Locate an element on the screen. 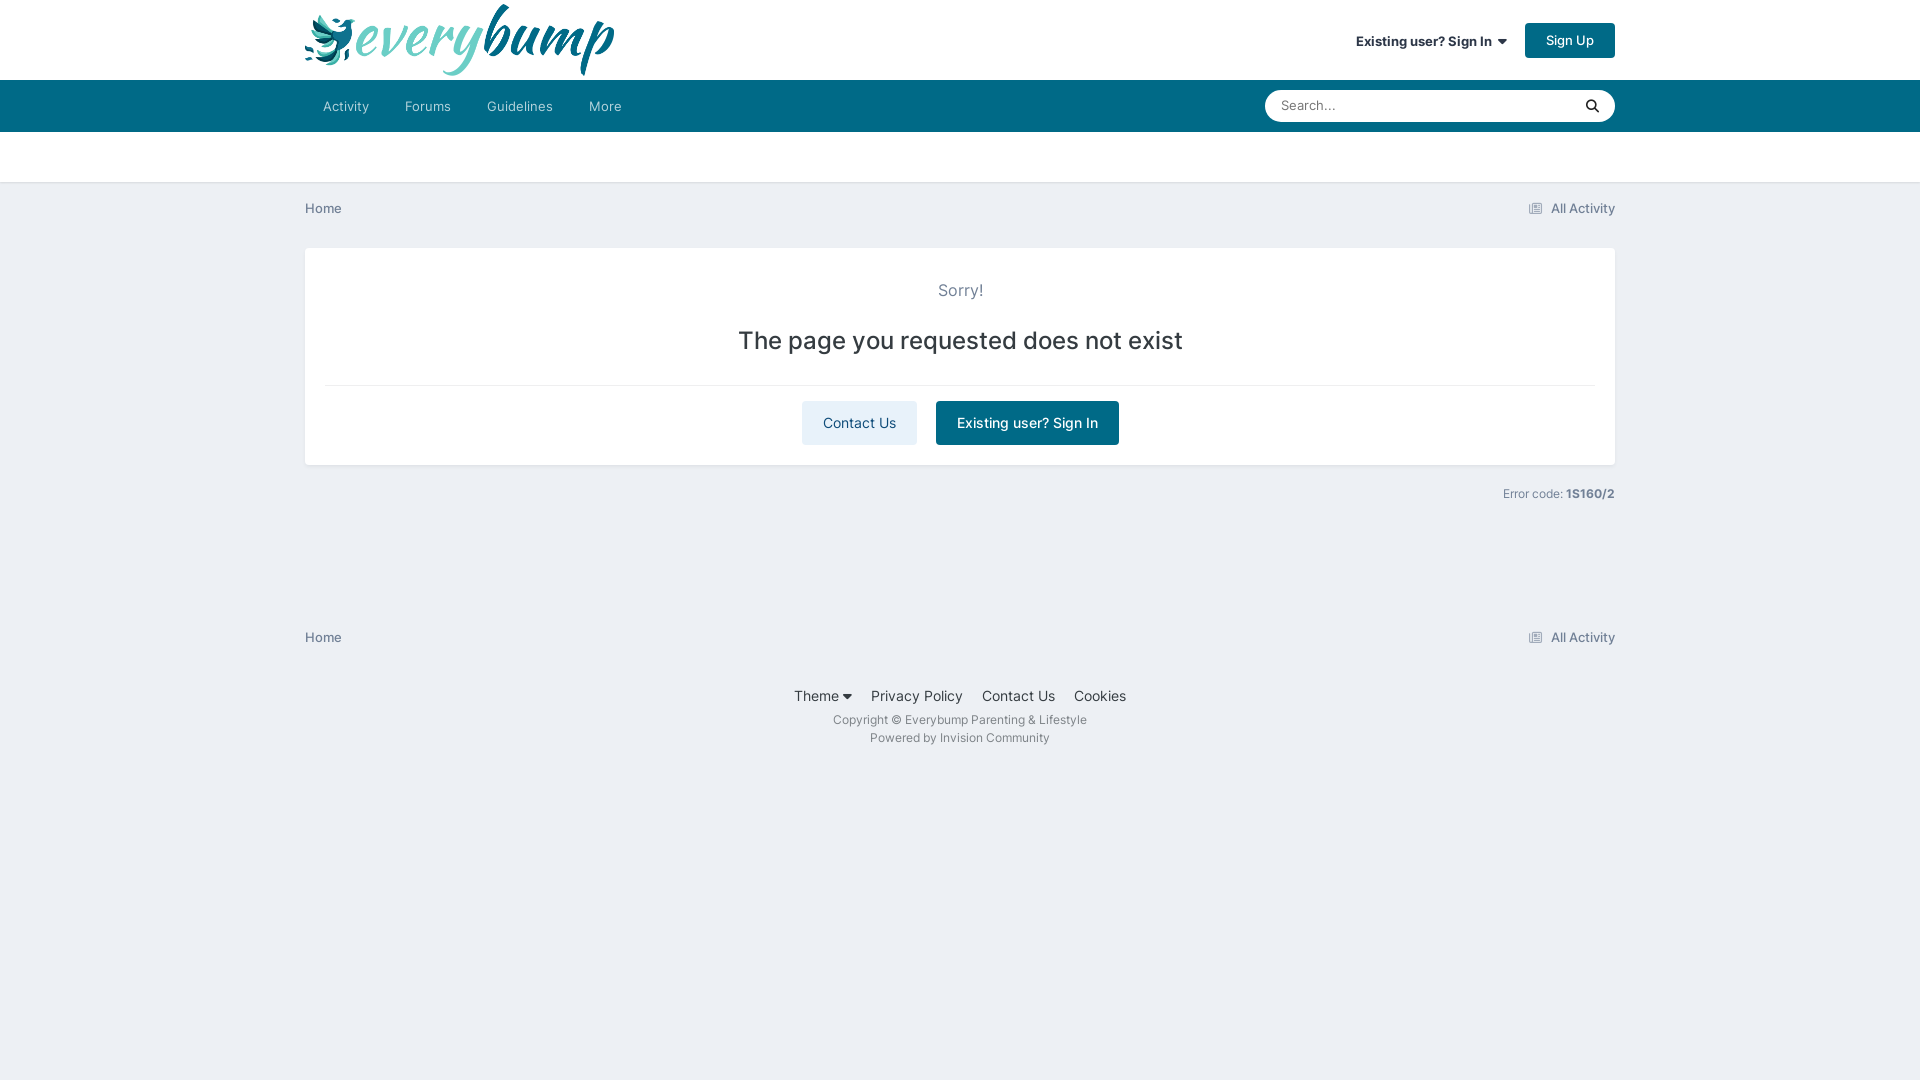 The image size is (1920, 1080). 'All Activity' is located at coordinates (1567, 636).